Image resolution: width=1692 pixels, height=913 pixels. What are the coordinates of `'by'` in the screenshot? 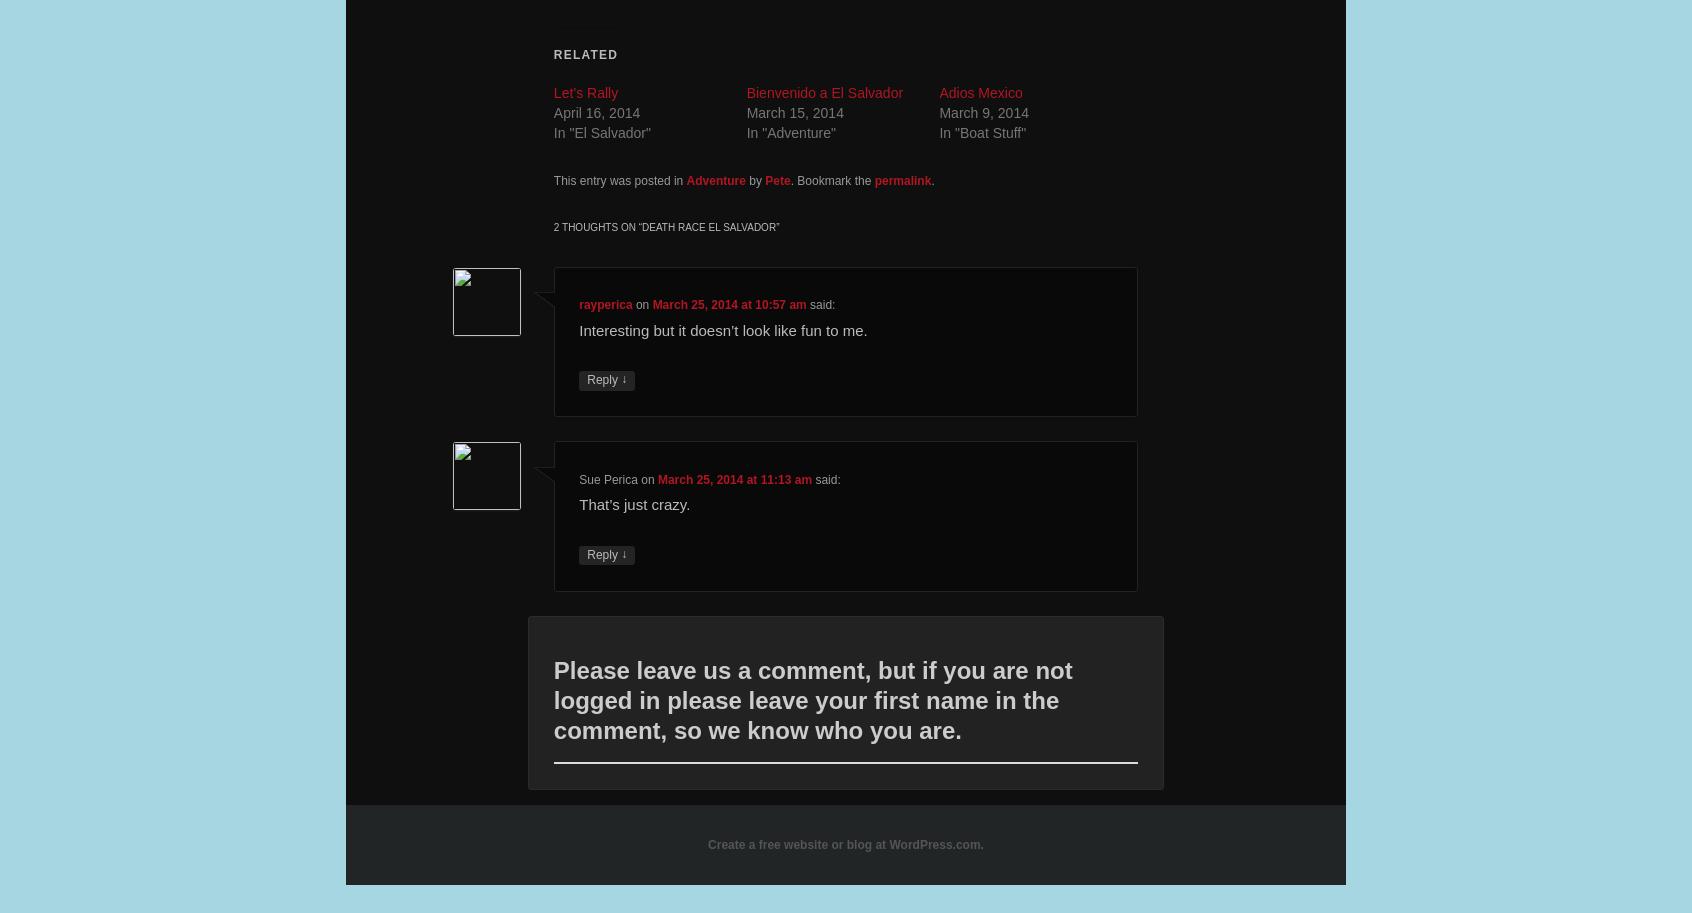 It's located at (753, 180).